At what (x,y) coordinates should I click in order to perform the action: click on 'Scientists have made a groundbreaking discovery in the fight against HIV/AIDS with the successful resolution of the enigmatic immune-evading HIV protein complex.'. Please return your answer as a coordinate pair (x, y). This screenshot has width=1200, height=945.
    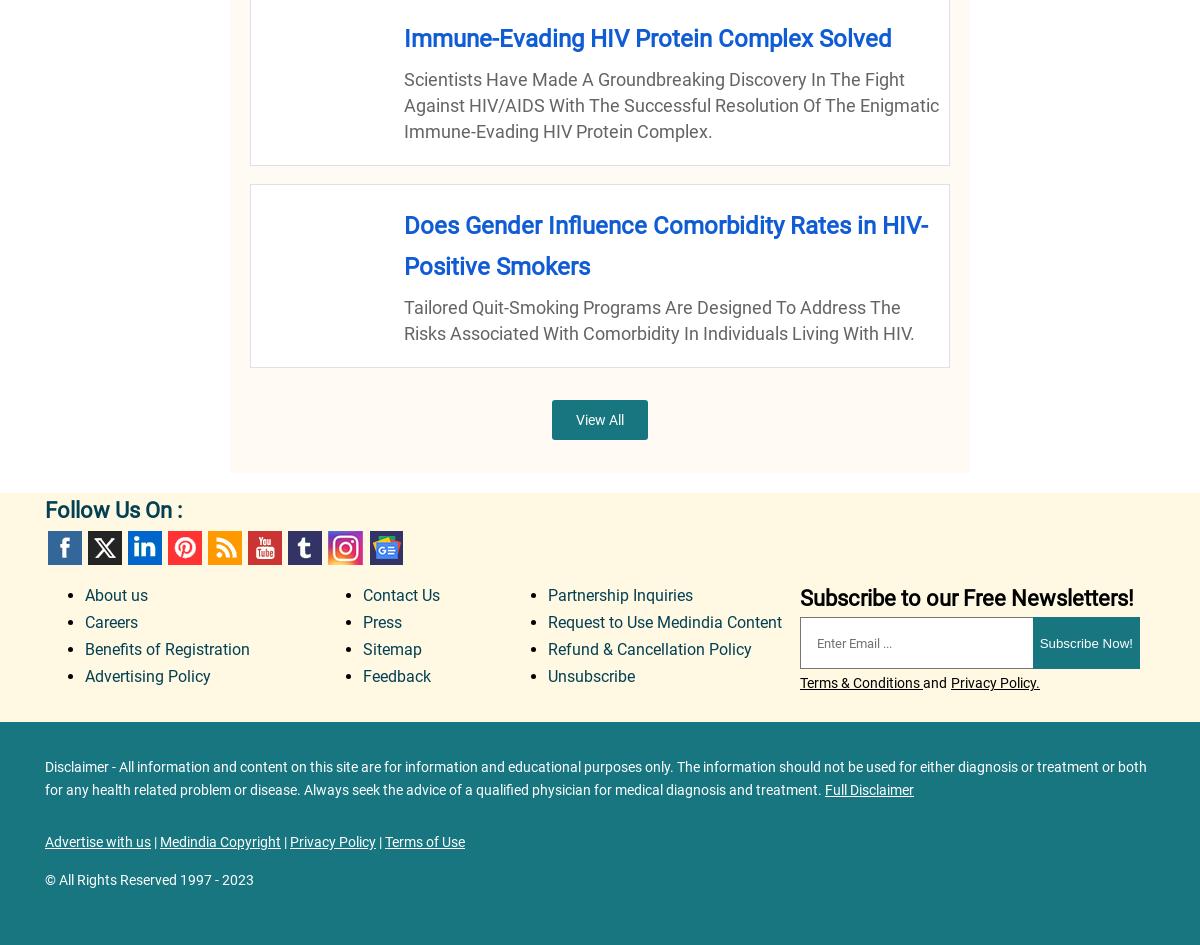
    Looking at the image, I should click on (671, 103).